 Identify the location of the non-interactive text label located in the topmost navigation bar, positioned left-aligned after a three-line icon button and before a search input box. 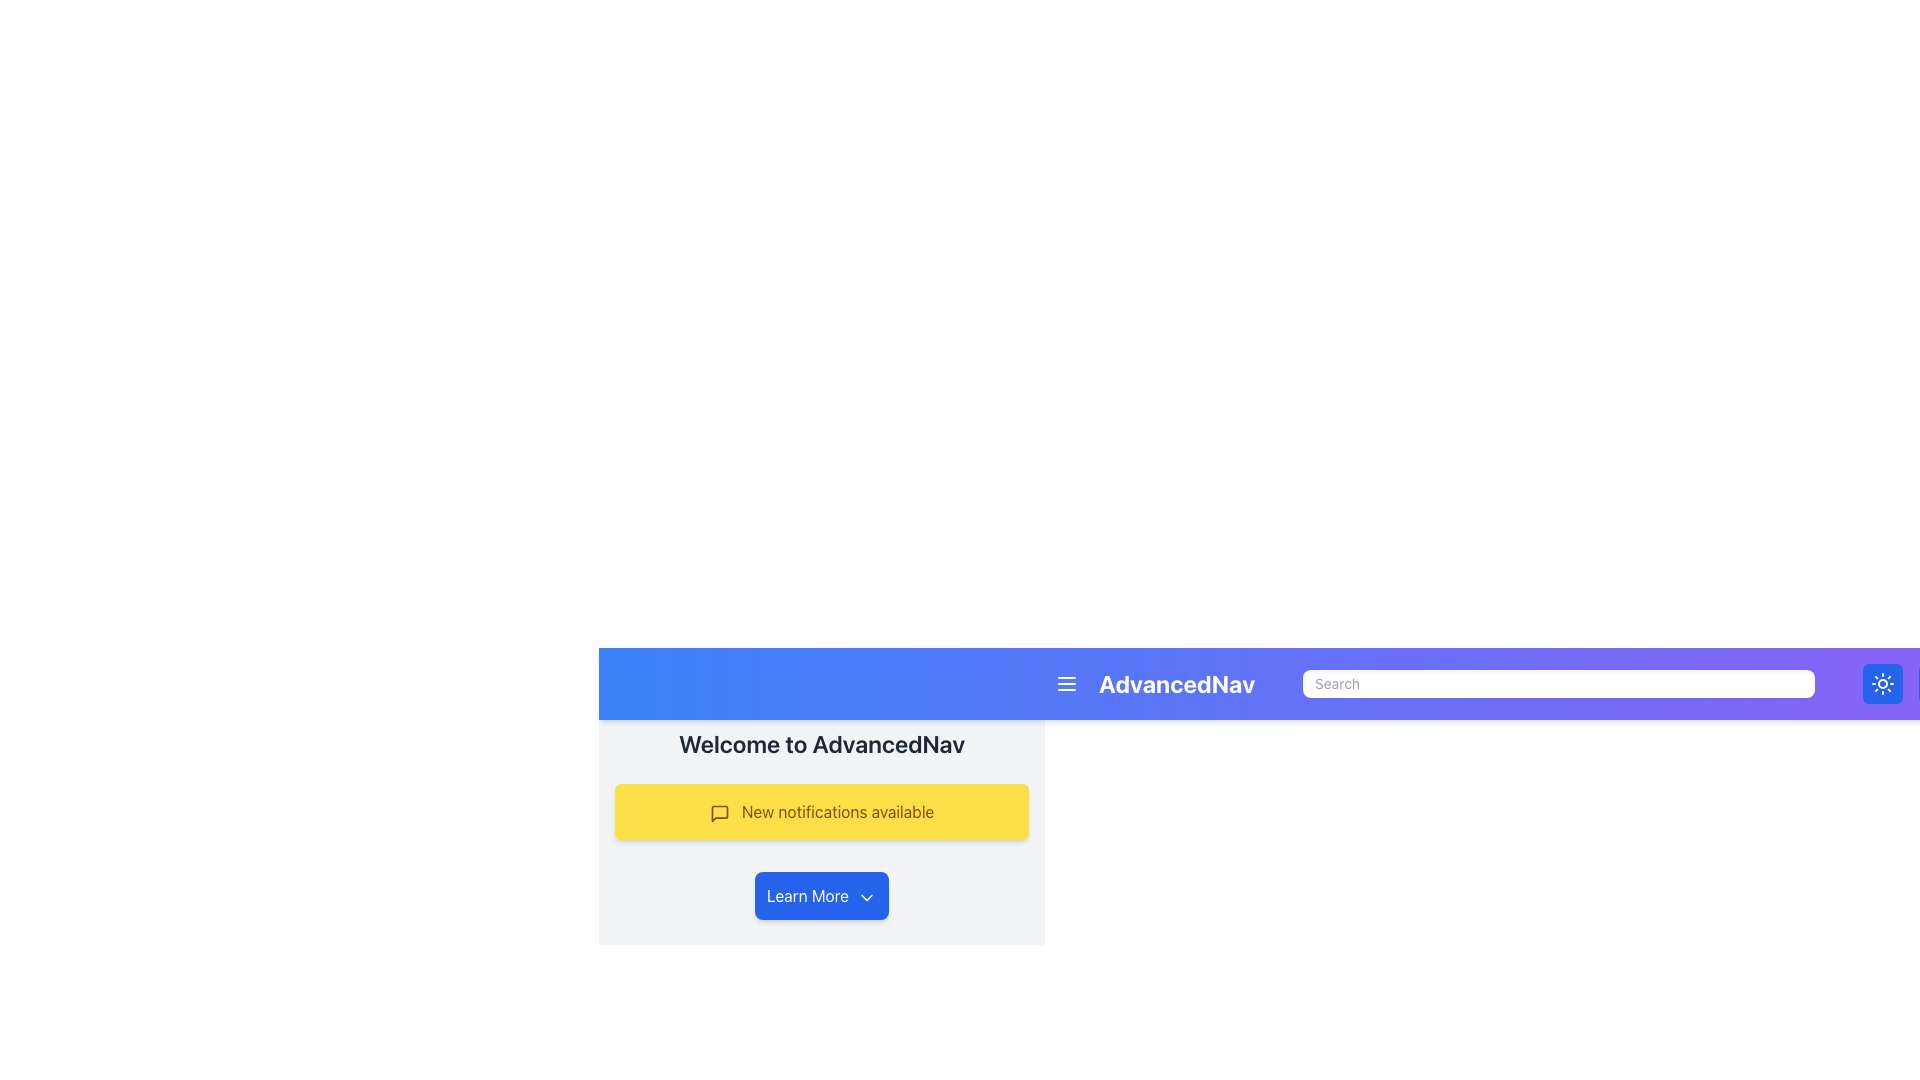
(1151, 682).